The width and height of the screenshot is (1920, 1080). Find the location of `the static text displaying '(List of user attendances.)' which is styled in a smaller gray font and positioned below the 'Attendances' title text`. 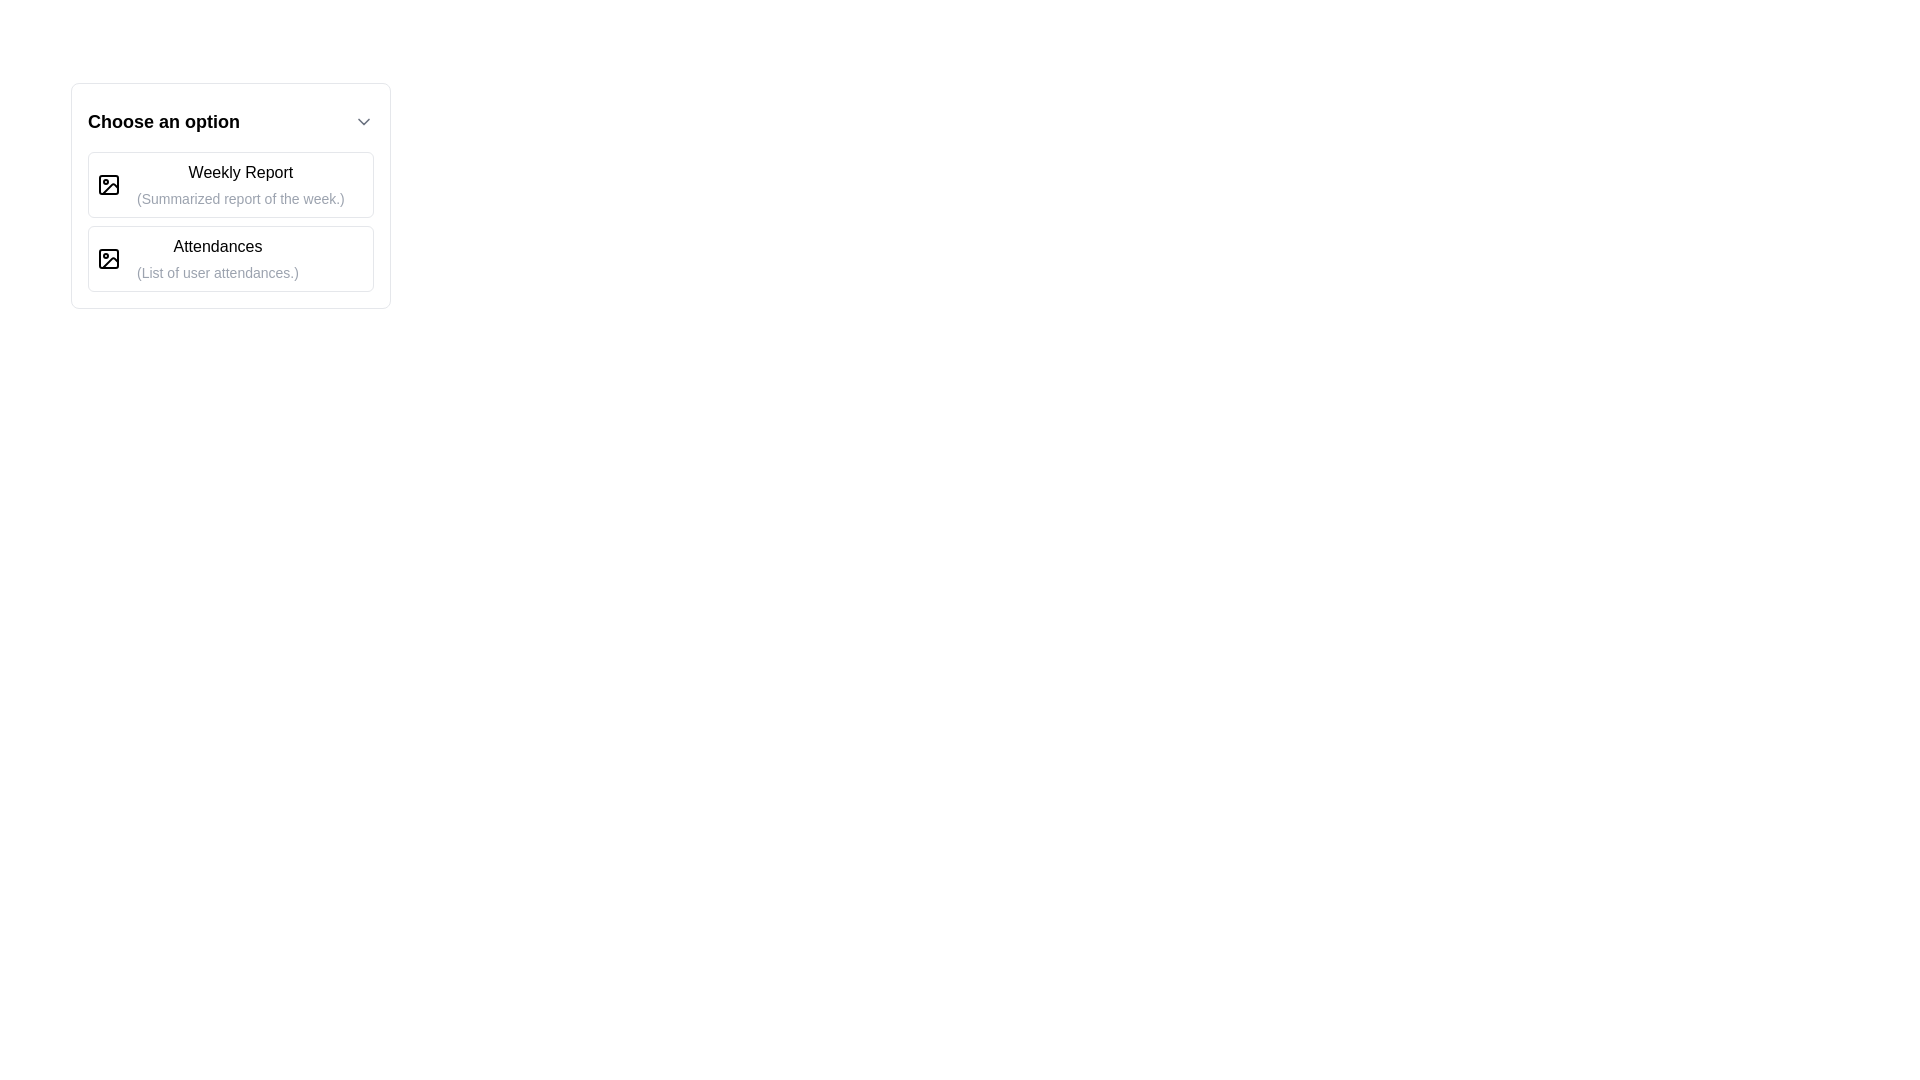

the static text displaying '(List of user attendances.)' which is styled in a smaller gray font and positioned below the 'Attendances' title text is located at coordinates (217, 273).